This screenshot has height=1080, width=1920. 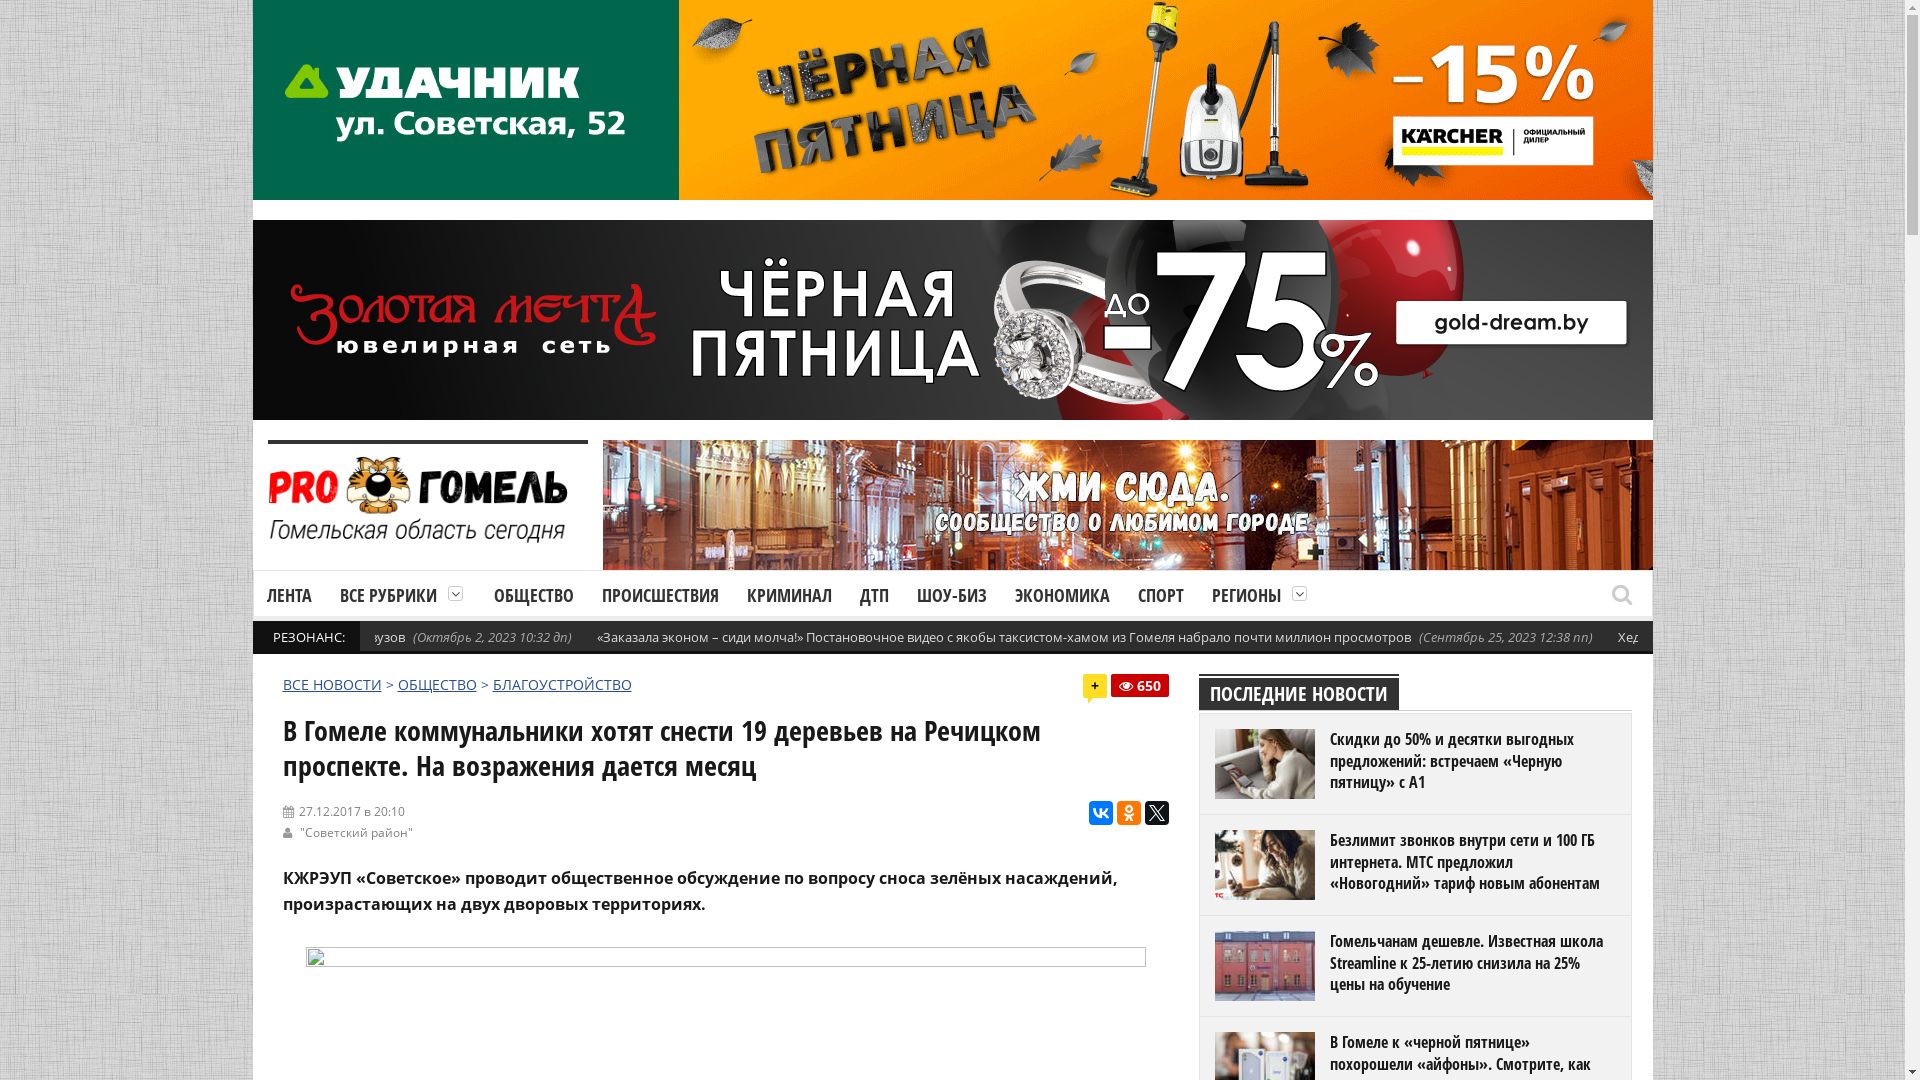 I want to click on 'Twitter', so click(x=1156, y=813).